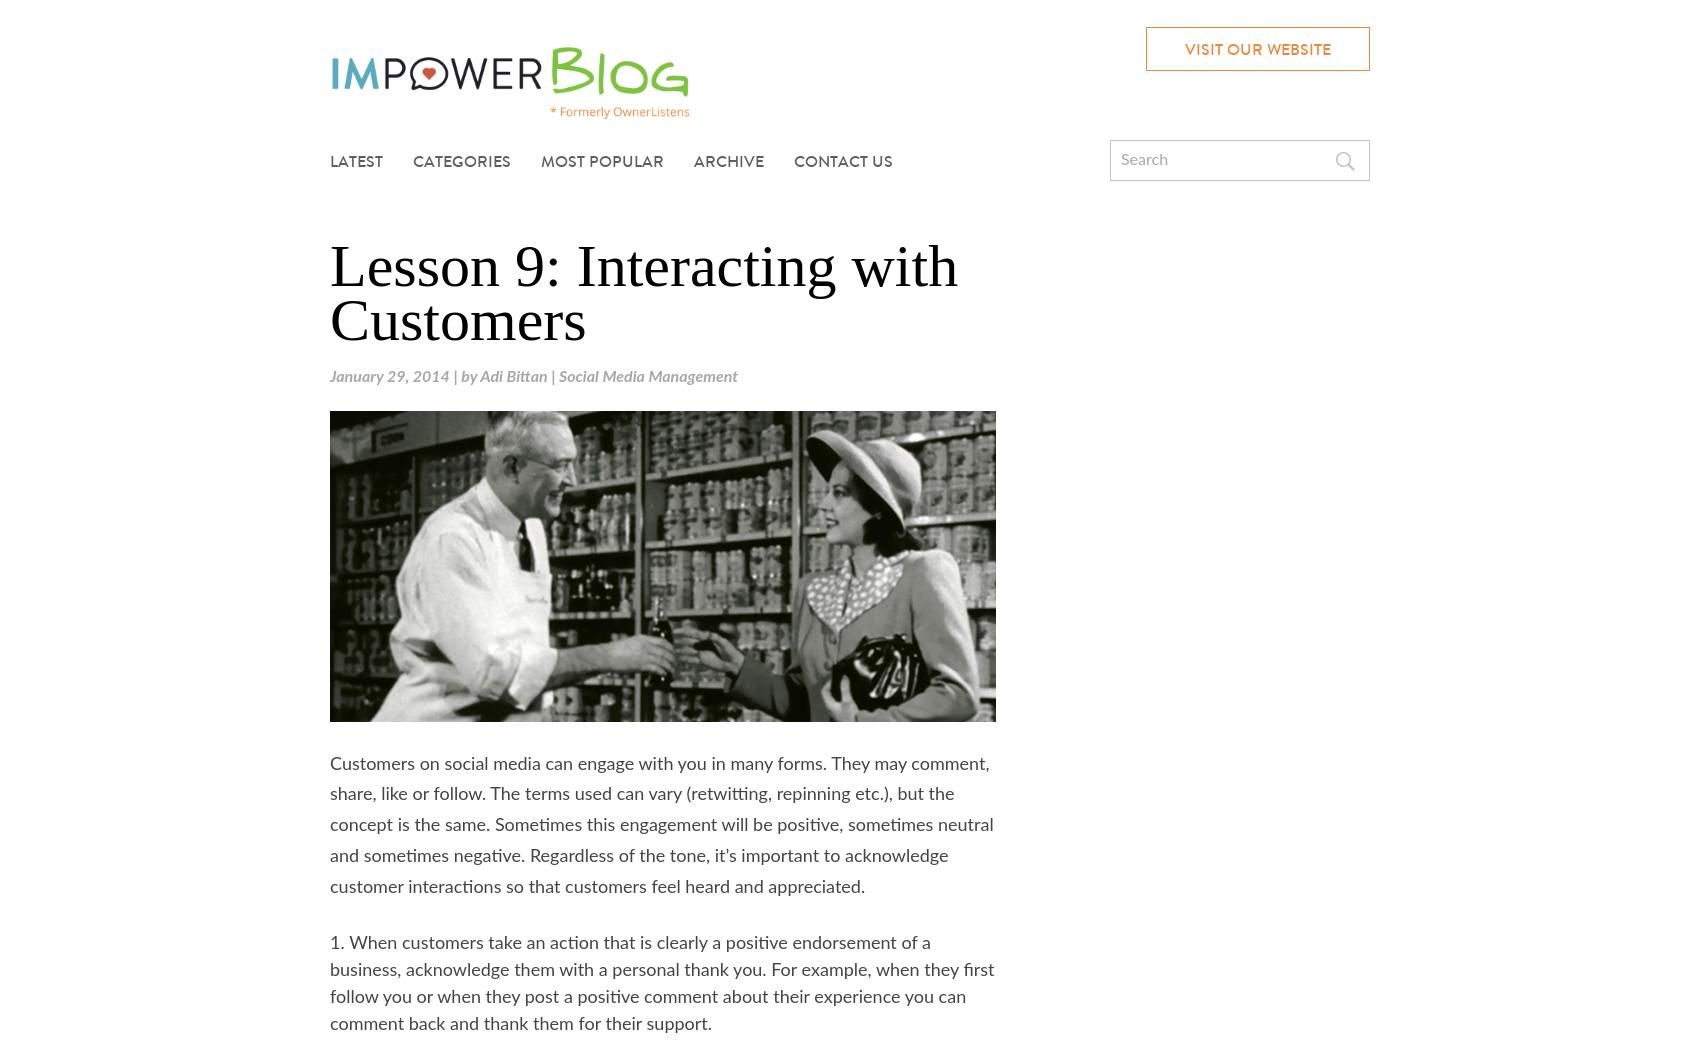  Describe the element at coordinates (513, 377) in the screenshot. I see `'Adi Bittan'` at that location.